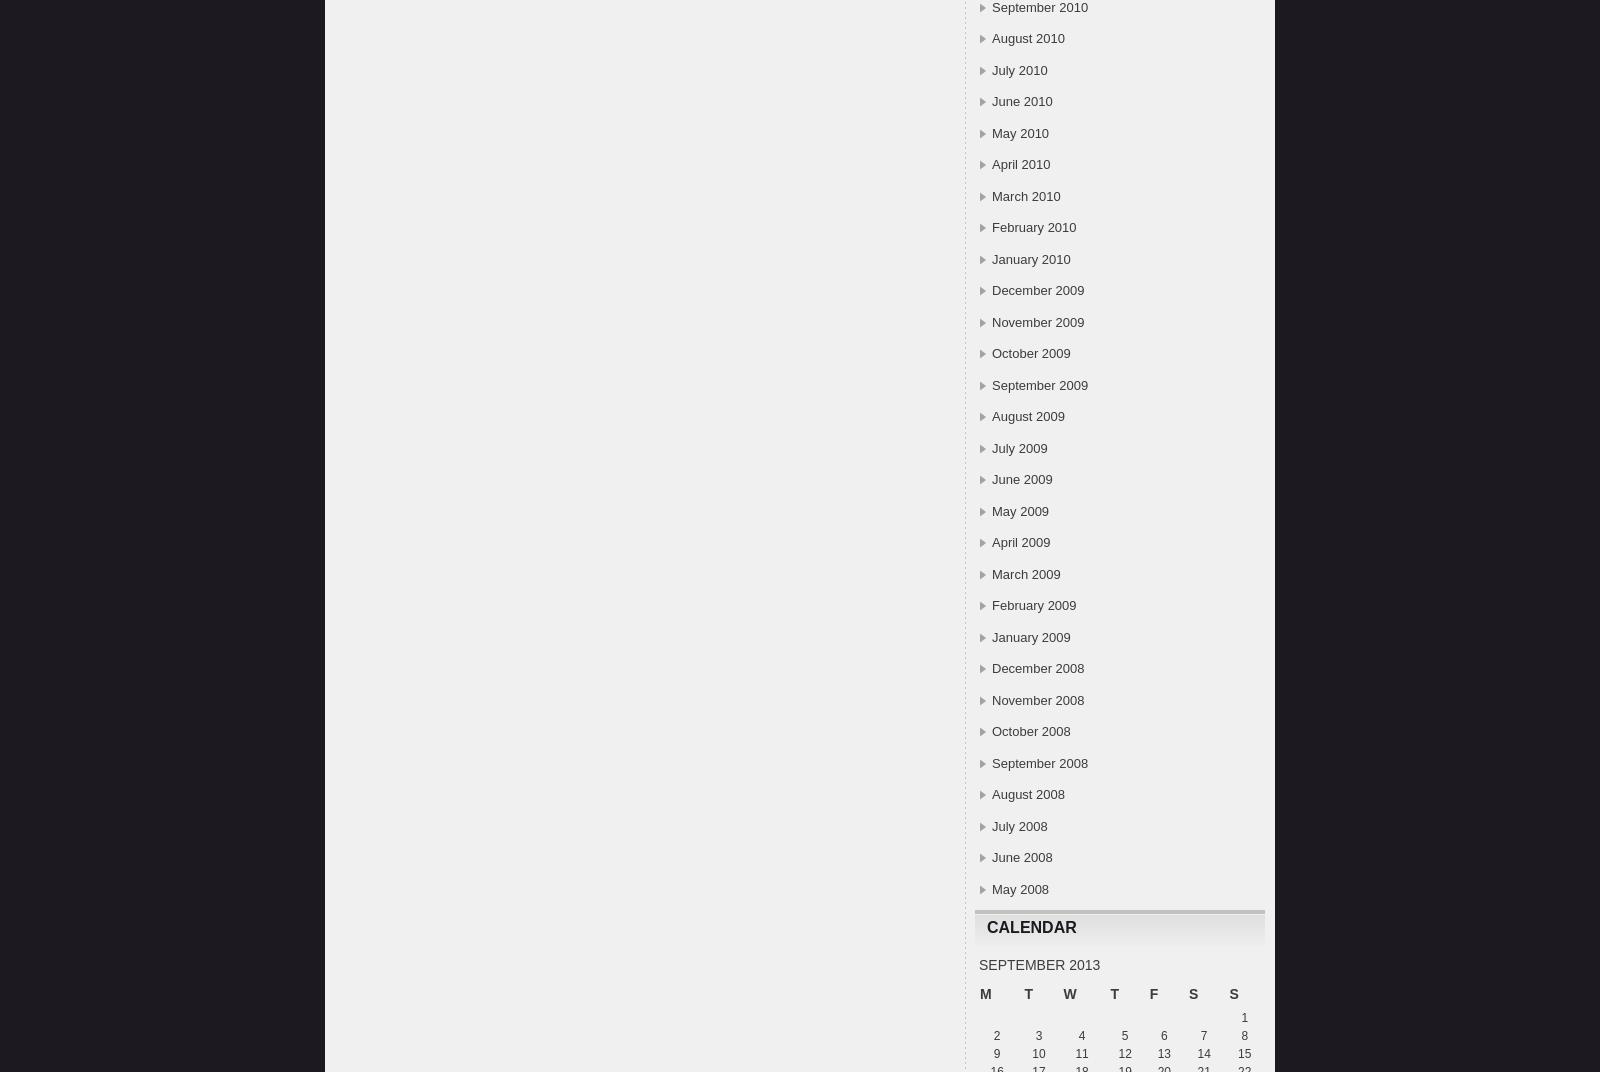  I want to click on 'June 2009', so click(991, 479).